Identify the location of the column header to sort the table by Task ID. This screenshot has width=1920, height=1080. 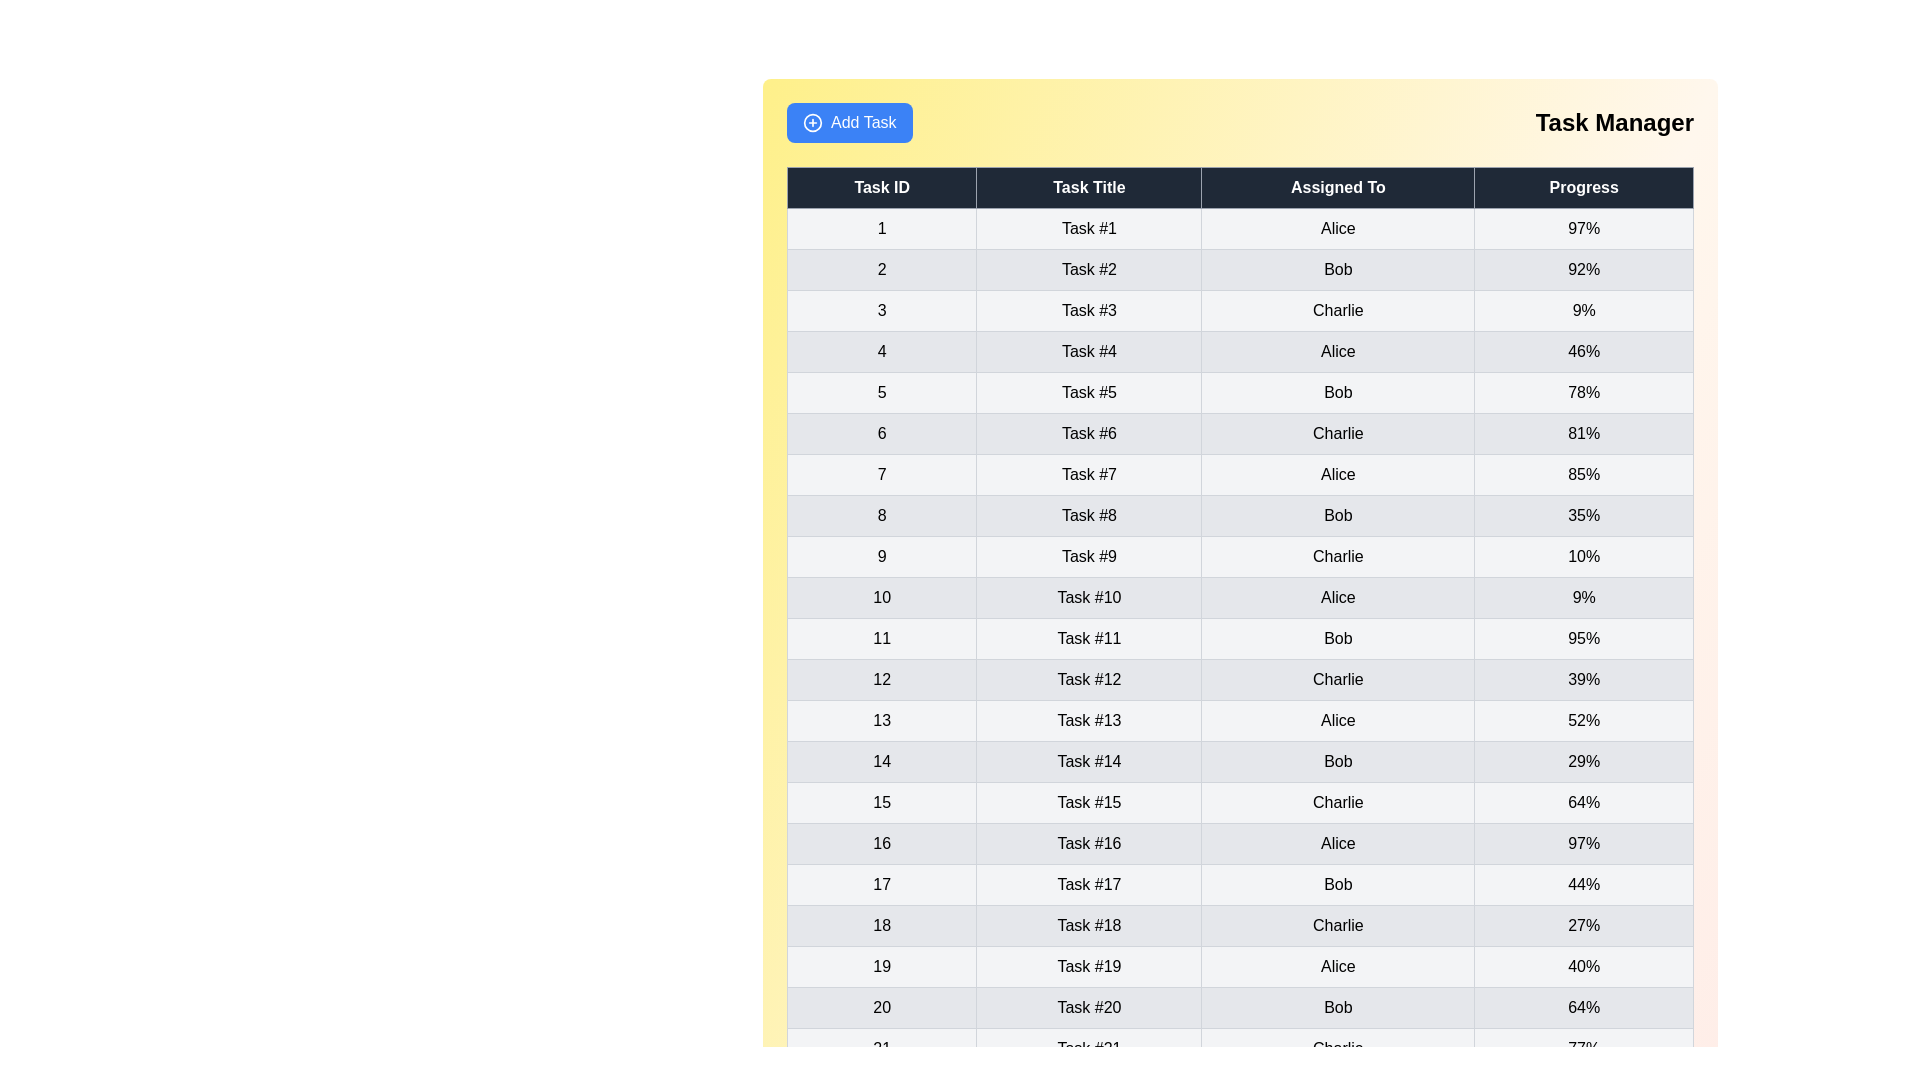
(881, 188).